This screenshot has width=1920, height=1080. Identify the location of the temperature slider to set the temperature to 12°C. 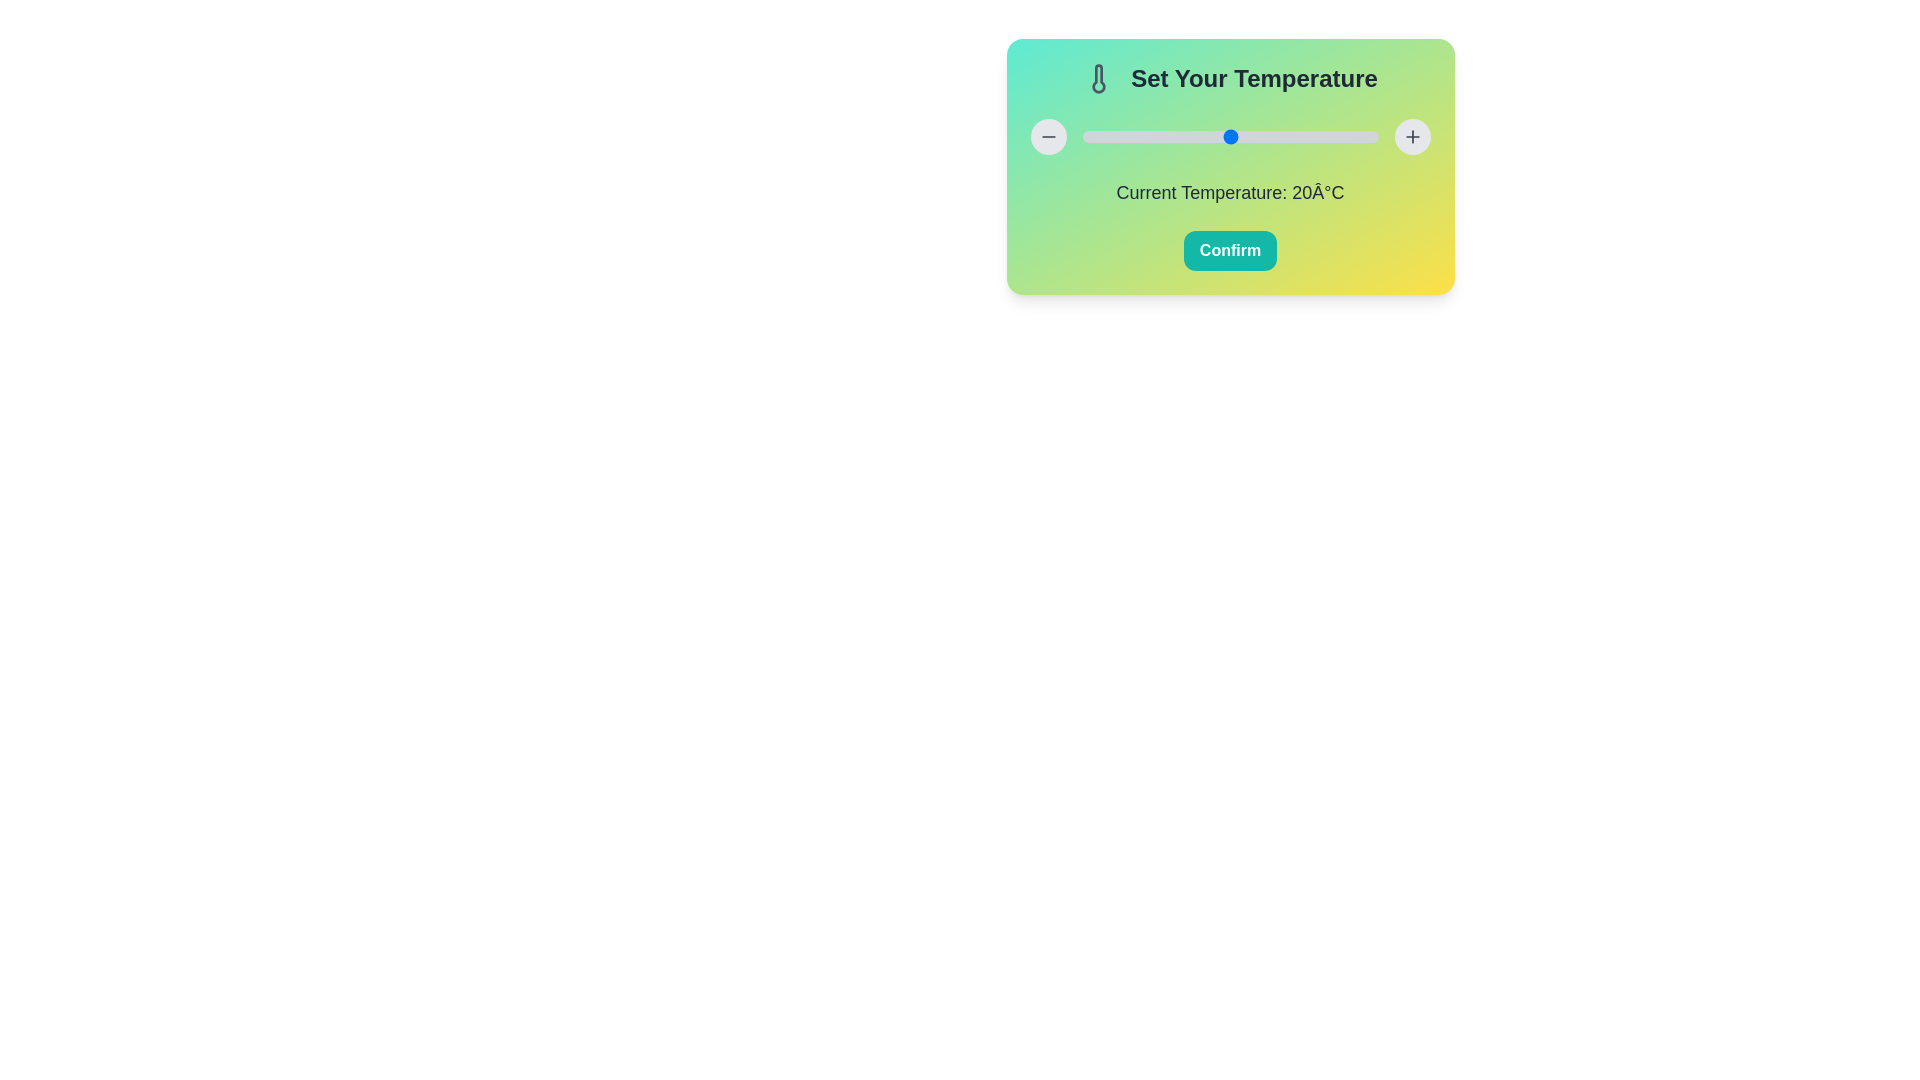
(1171, 136).